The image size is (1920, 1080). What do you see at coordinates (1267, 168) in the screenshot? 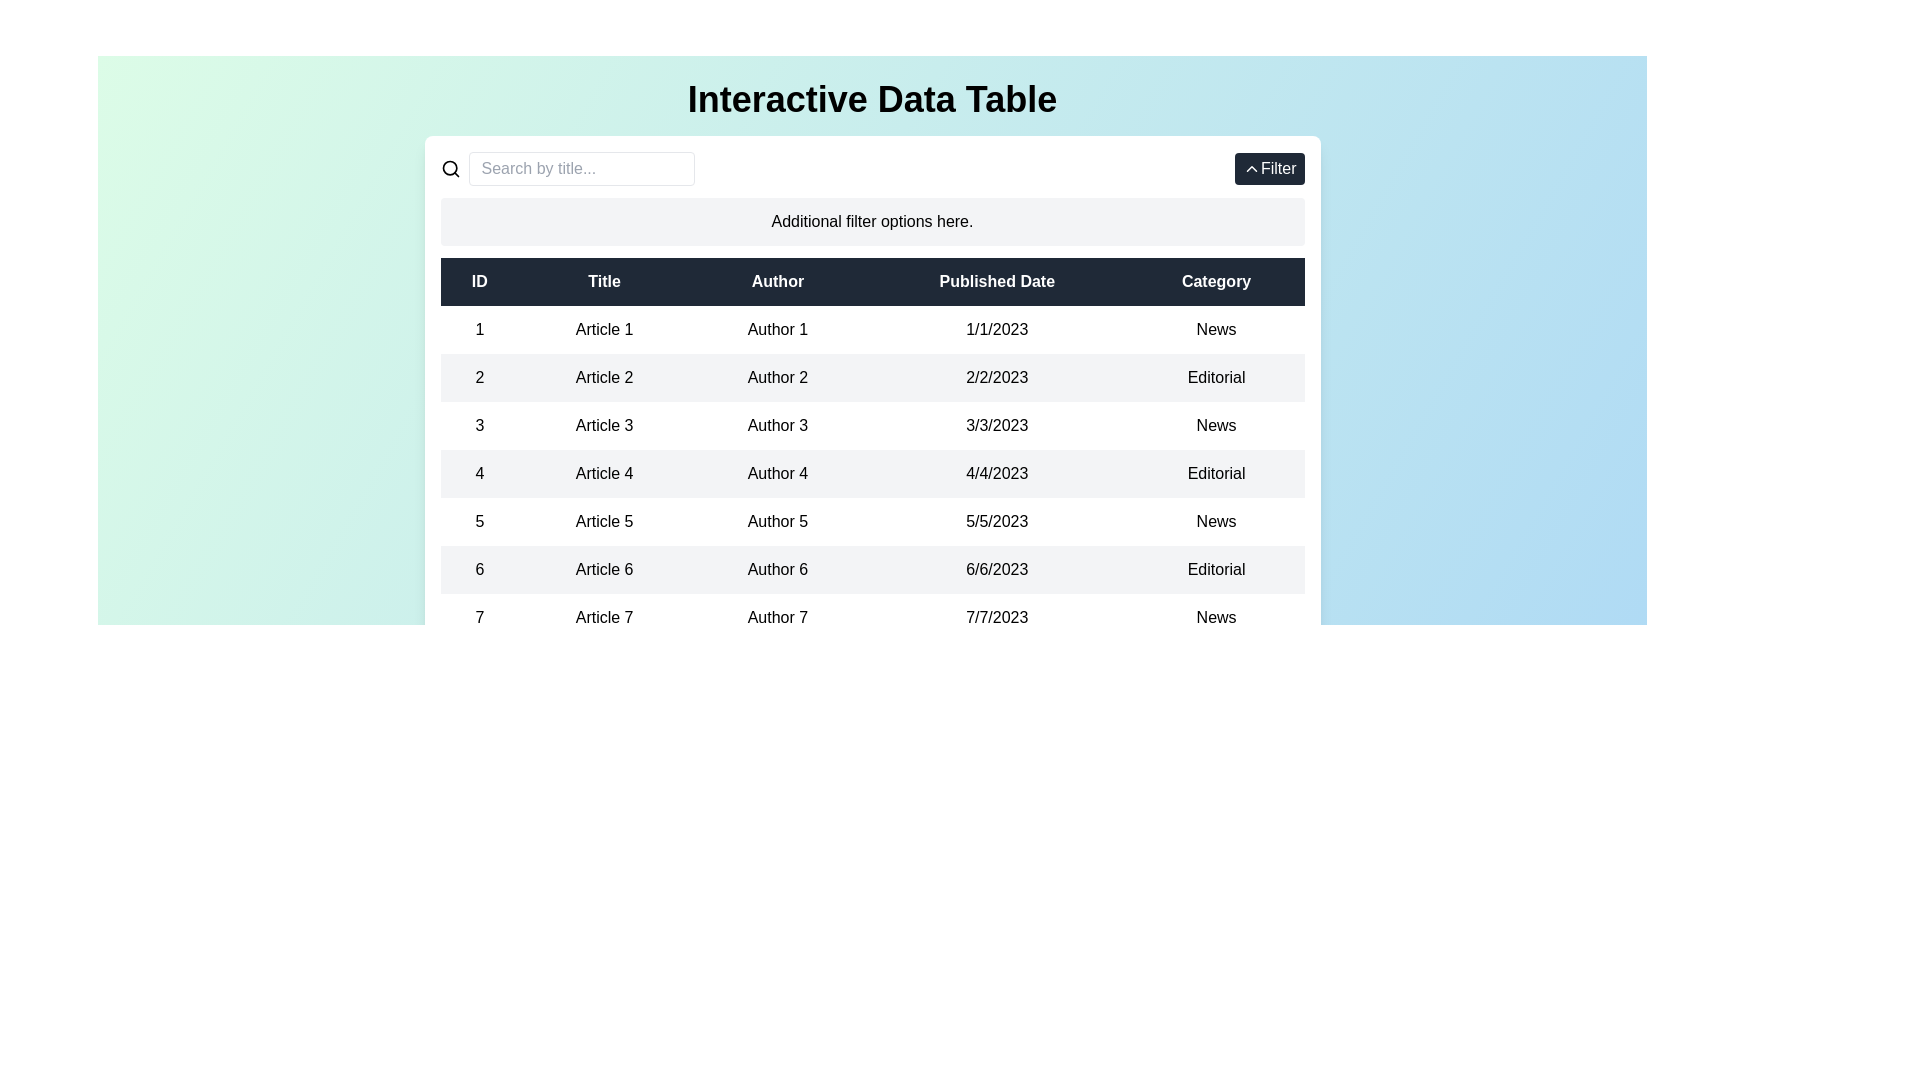
I see `the 'Filter' button to toggle the visibility of the additional filter options` at bounding box center [1267, 168].